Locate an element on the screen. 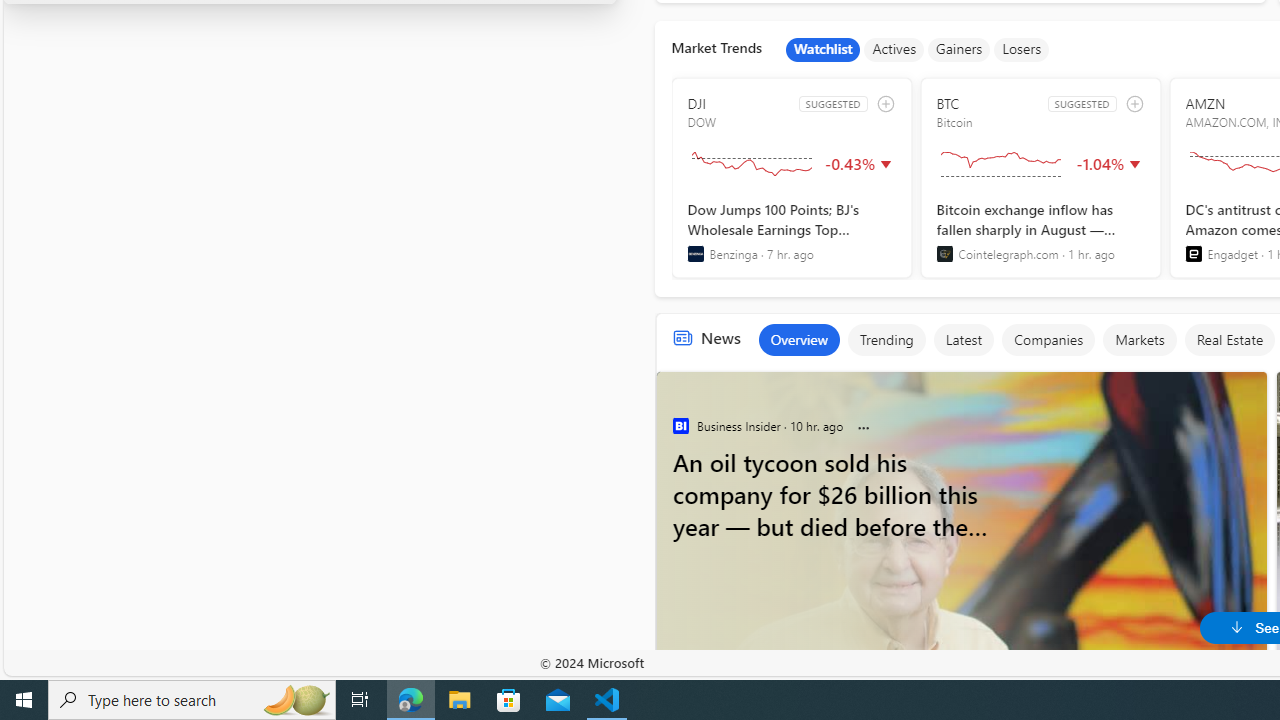 This screenshot has width=1280, height=720. 'BTC SUGGESTED Bitcoin' is located at coordinates (1040, 177).